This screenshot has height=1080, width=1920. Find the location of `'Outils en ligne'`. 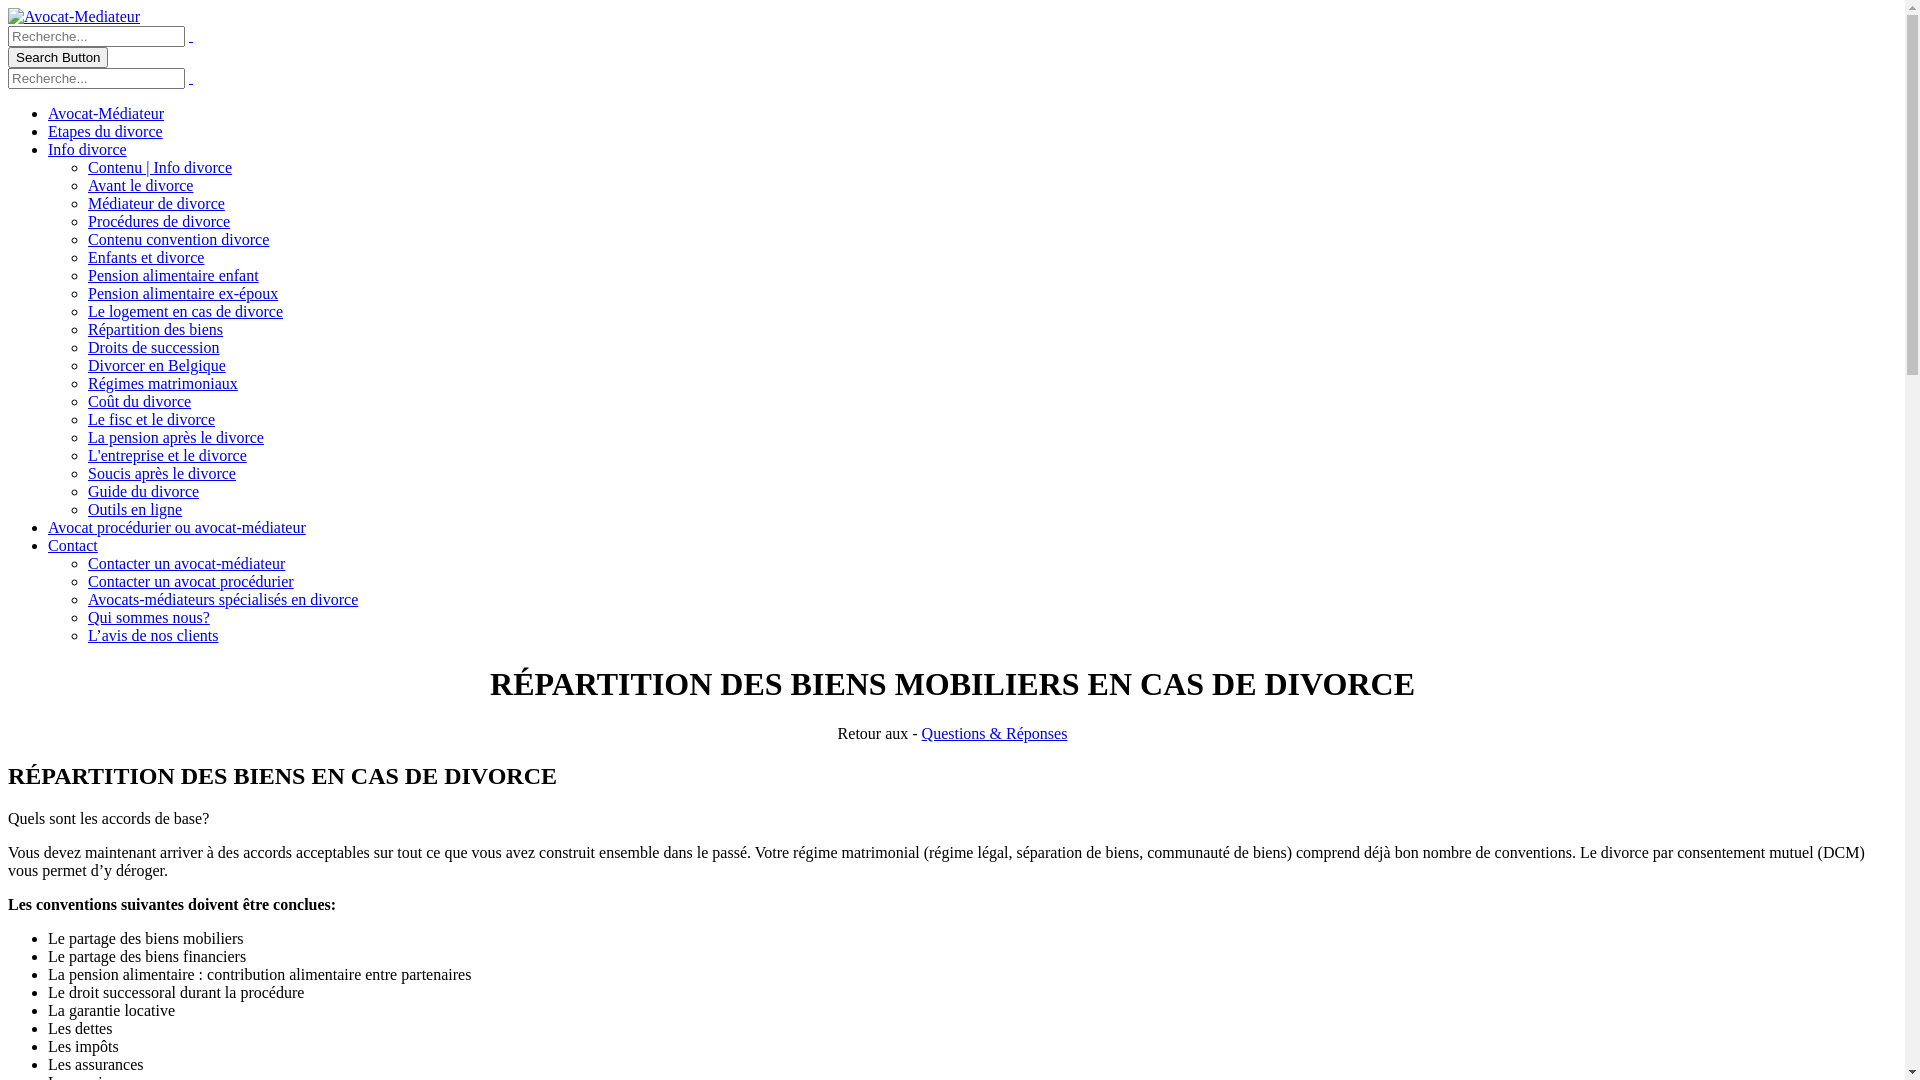

'Outils en ligne' is located at coordinates (133, 508).